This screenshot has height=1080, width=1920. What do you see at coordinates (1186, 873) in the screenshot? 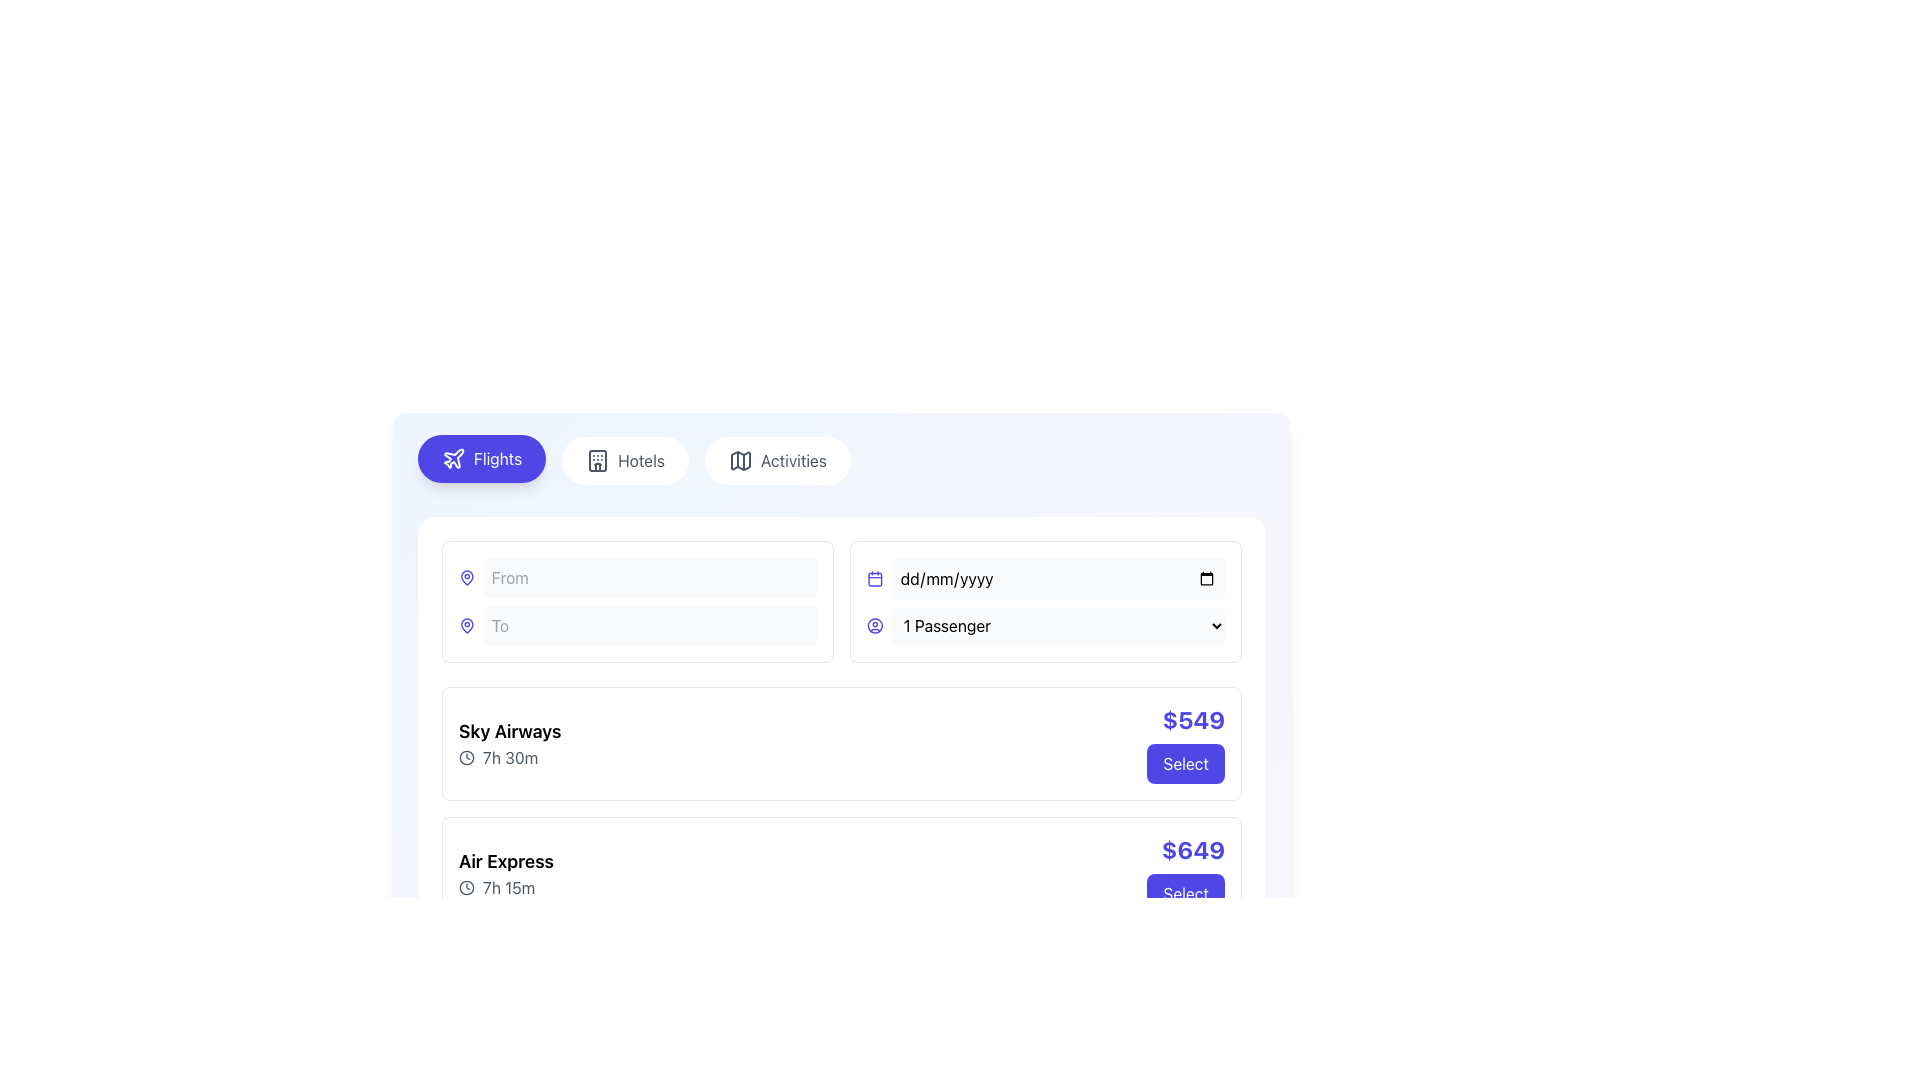
I see `the 'Select' button located at the bottom-right of the flight information box to choose the flight option priced at $649` at bounding box center [1186, 873].